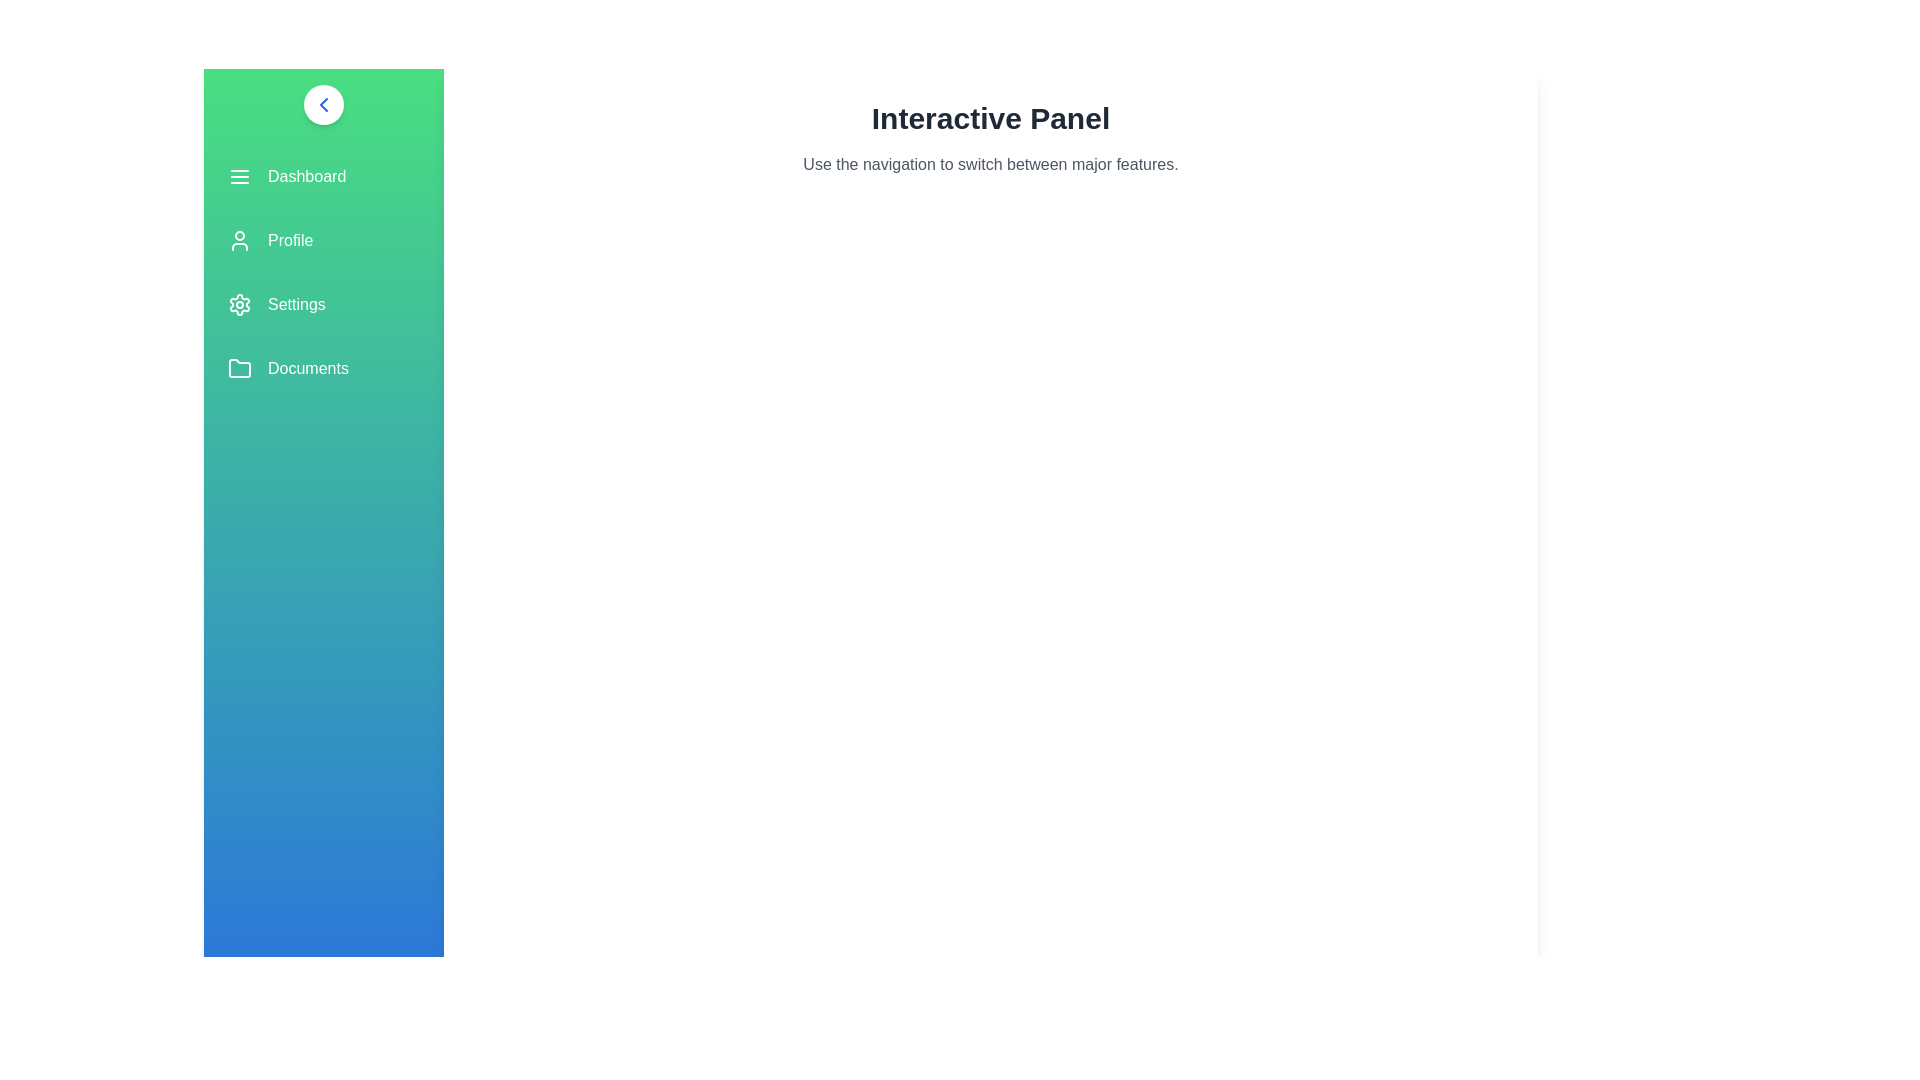 The width and height of the screenshot is (1920, 1080). What do you see at coordinates (324, 176) in the screenshot?
I see `the menu item labeled Dashboard to observe its hover effect` at bounding box center [324, 176].